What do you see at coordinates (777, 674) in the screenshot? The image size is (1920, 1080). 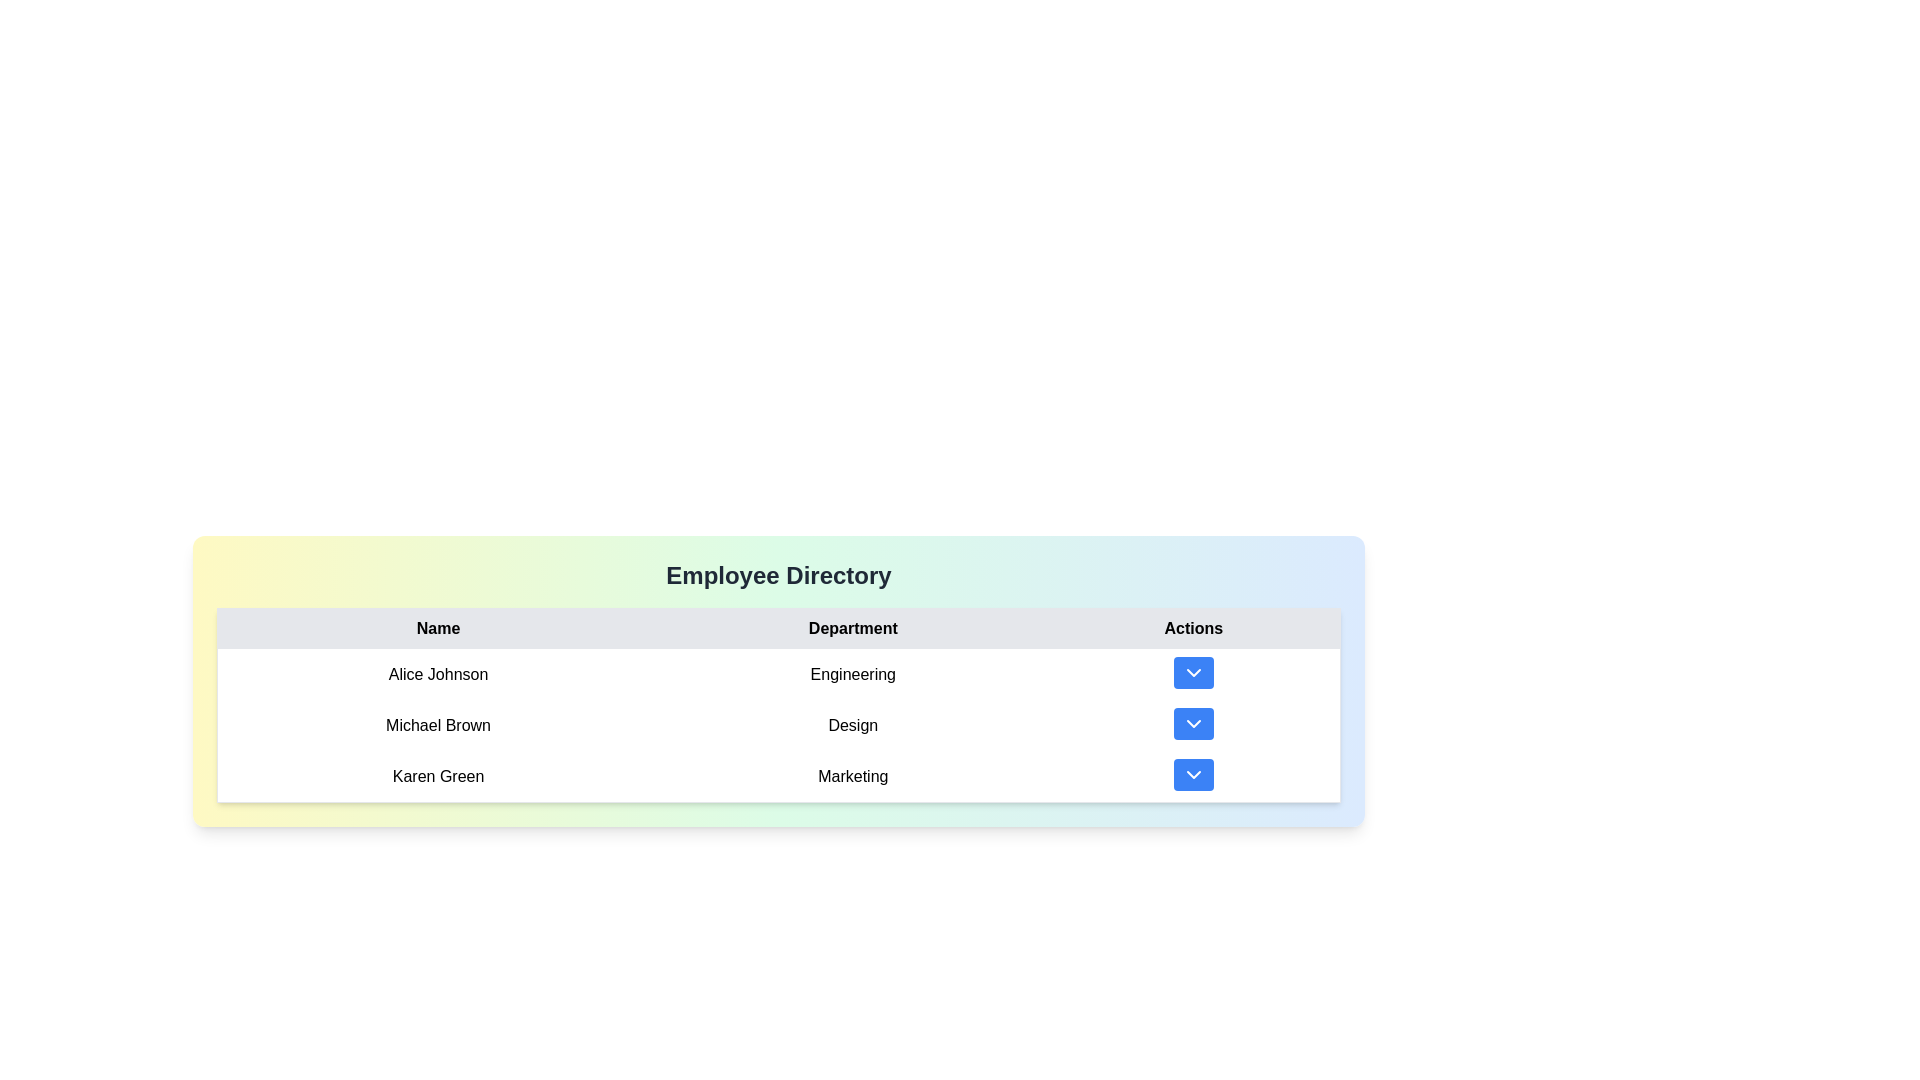 I see `the first row` at bounding box center [777, 674].